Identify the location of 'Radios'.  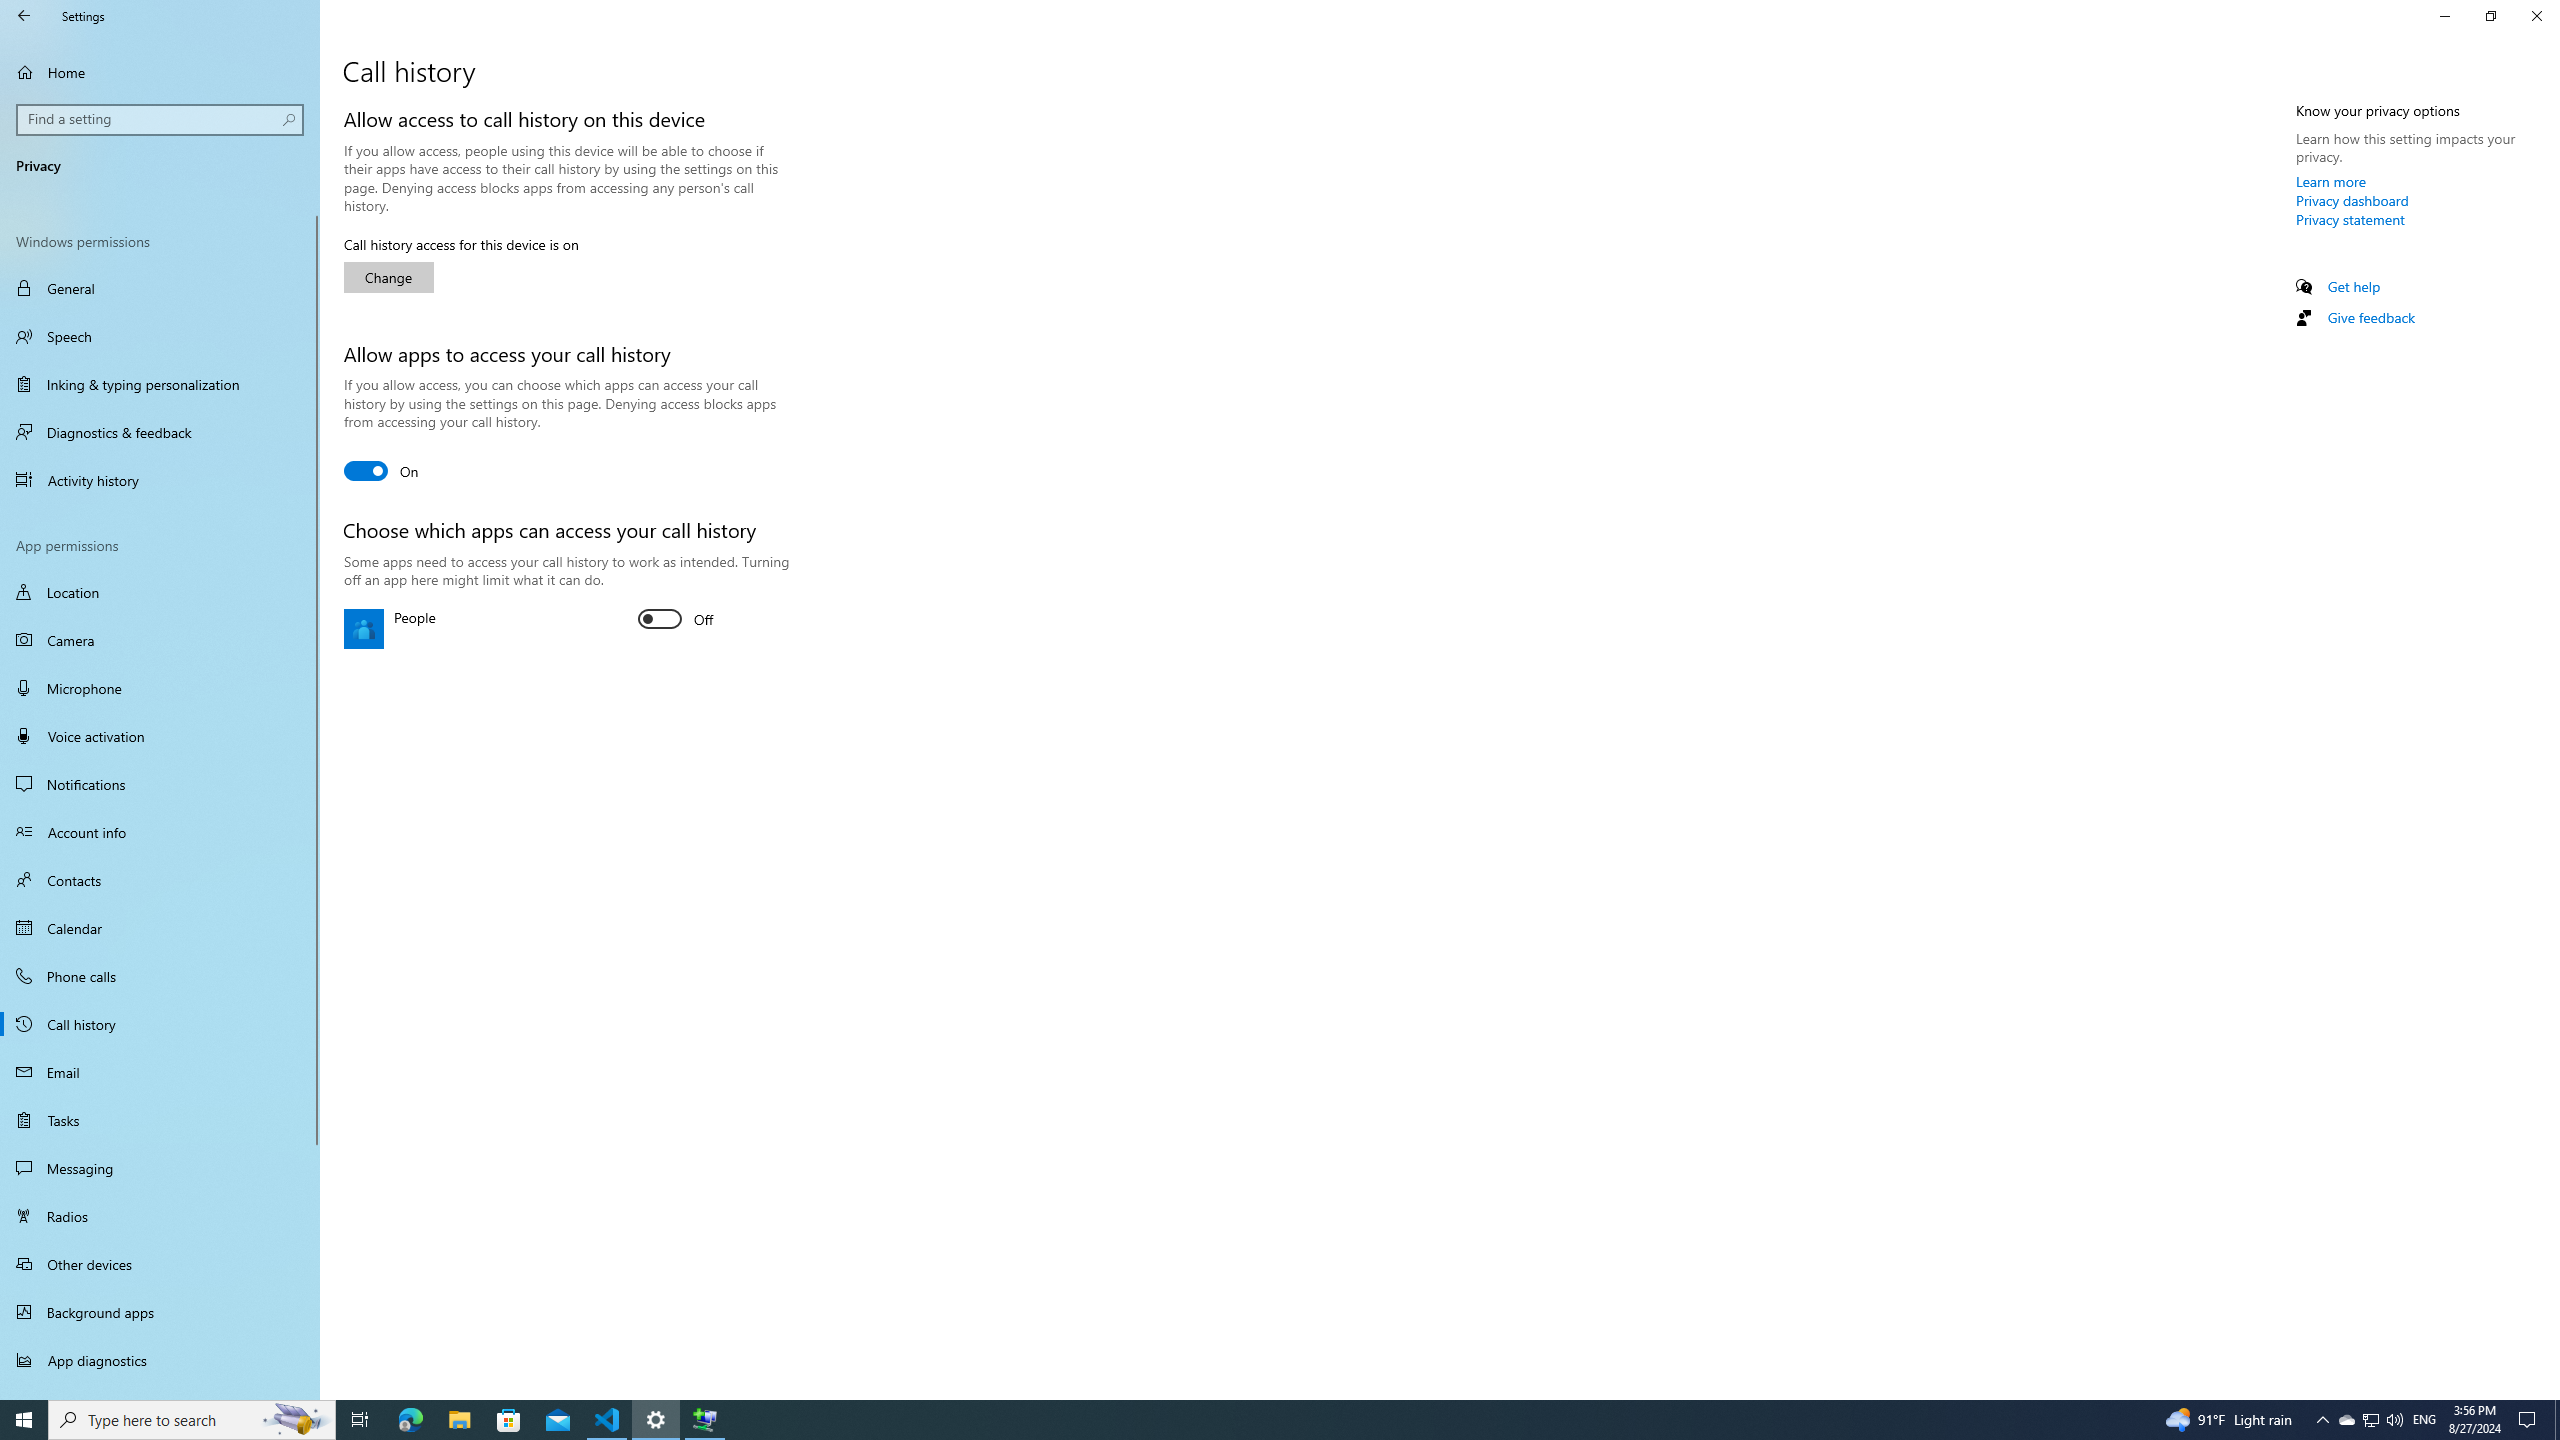
(159, 1215).